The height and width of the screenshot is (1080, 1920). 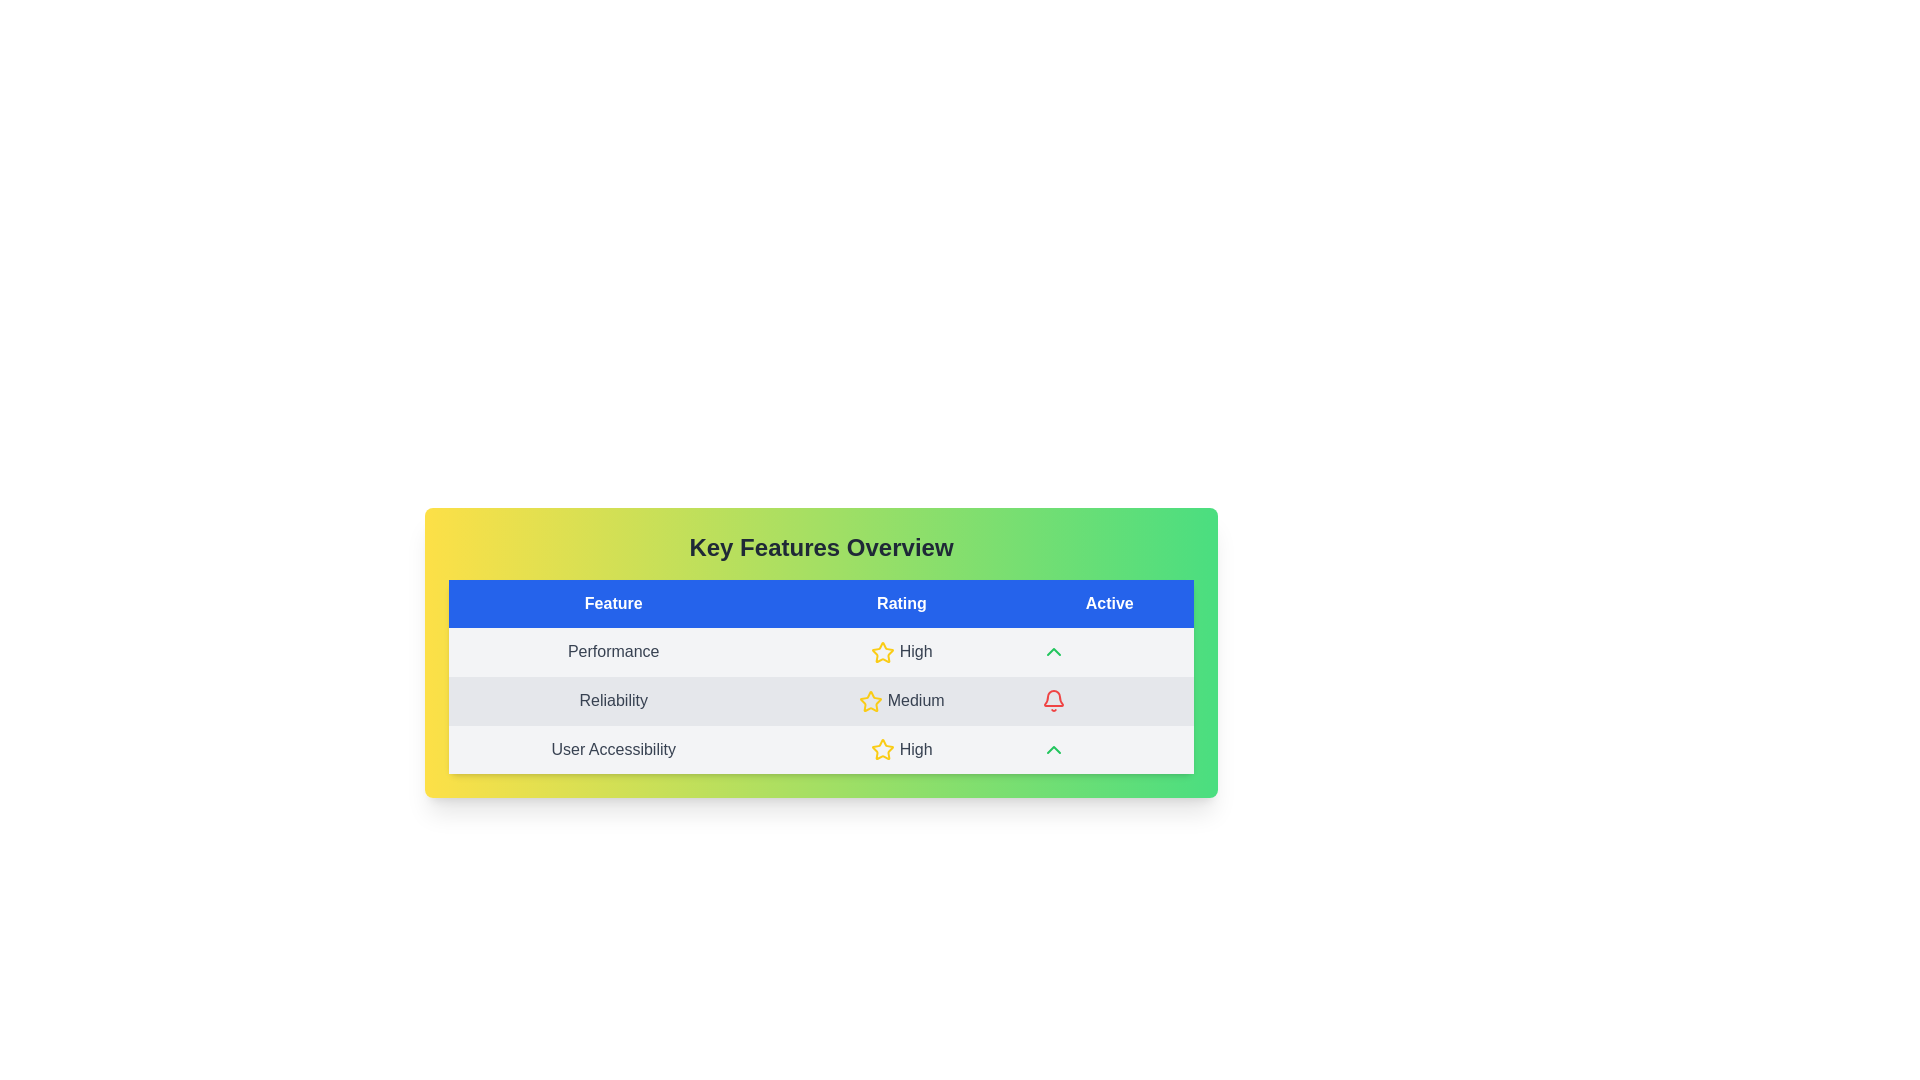 What do you see at coordinates (901, 603) in the screenshot?
I see `the 'Rating' column header in the table, which is the second column header between 'Feature' and 'Active'` at bounding box center [901, 603].